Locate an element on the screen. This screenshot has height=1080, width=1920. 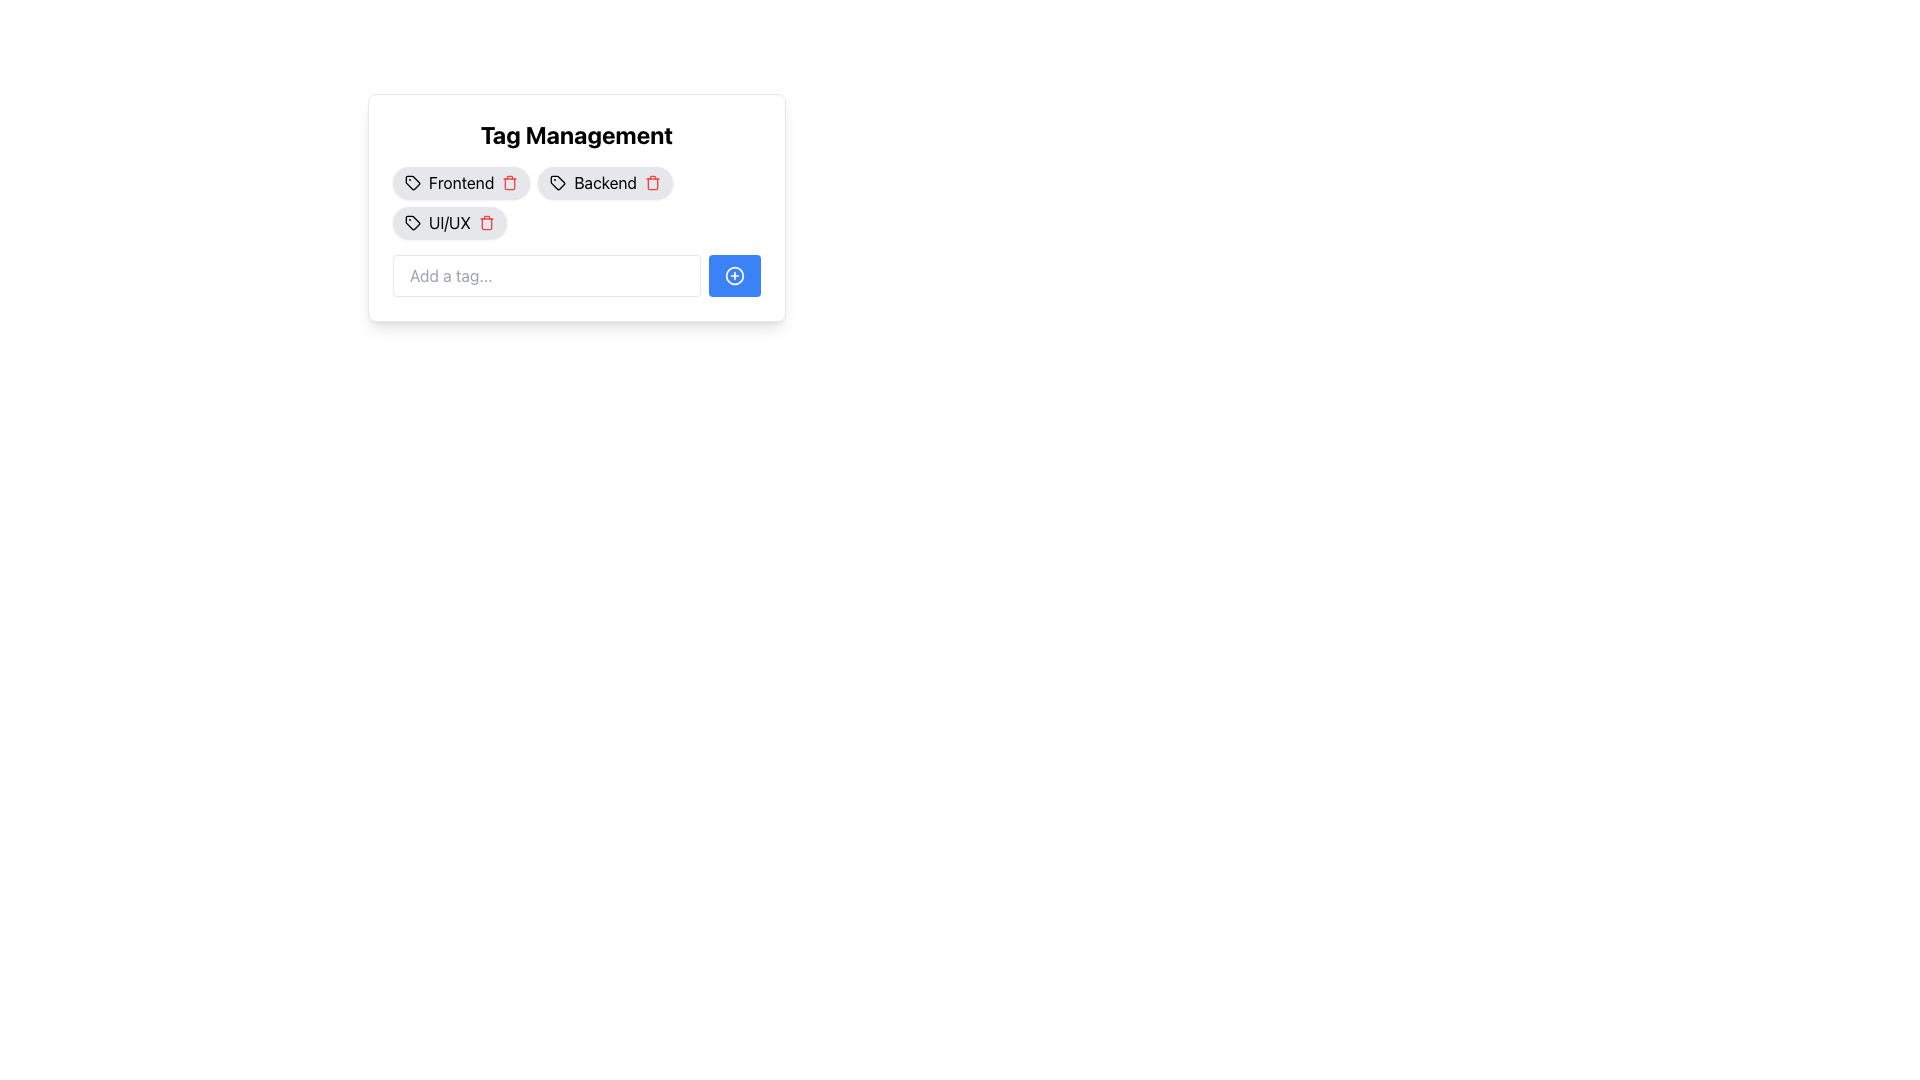
the tag icon representing the 'UI/UX' category in the 'Tag Management' interface, located to the left of the label text is located at coordinates (411, 223).